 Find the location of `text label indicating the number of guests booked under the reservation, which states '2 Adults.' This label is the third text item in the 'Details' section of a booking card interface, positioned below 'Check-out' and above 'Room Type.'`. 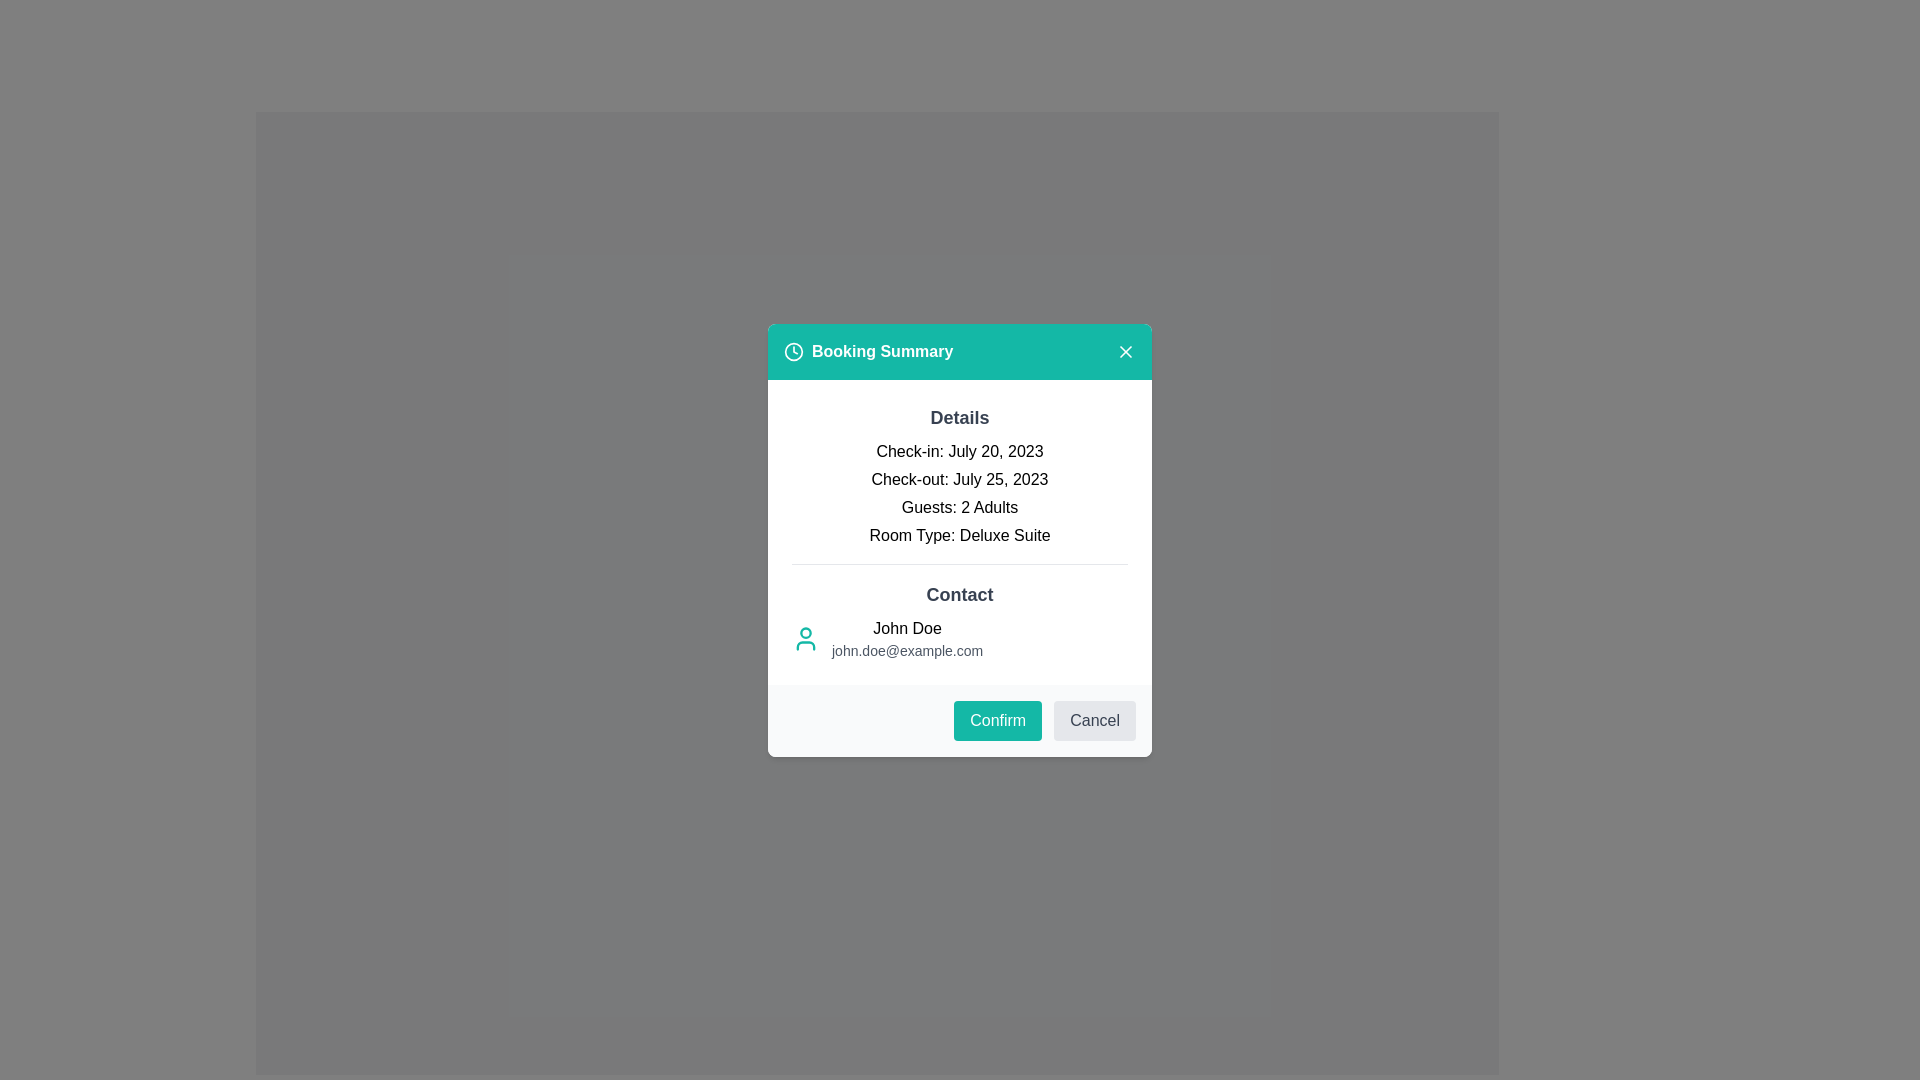

text label indicating the number of guests booked under the reservation, which states '2 Adults.' This label is the third text item in the 'Details' section of a booking card interface, positioned below 'Check-out' and above 'Room Type.' is located at coordinates (960, 506).